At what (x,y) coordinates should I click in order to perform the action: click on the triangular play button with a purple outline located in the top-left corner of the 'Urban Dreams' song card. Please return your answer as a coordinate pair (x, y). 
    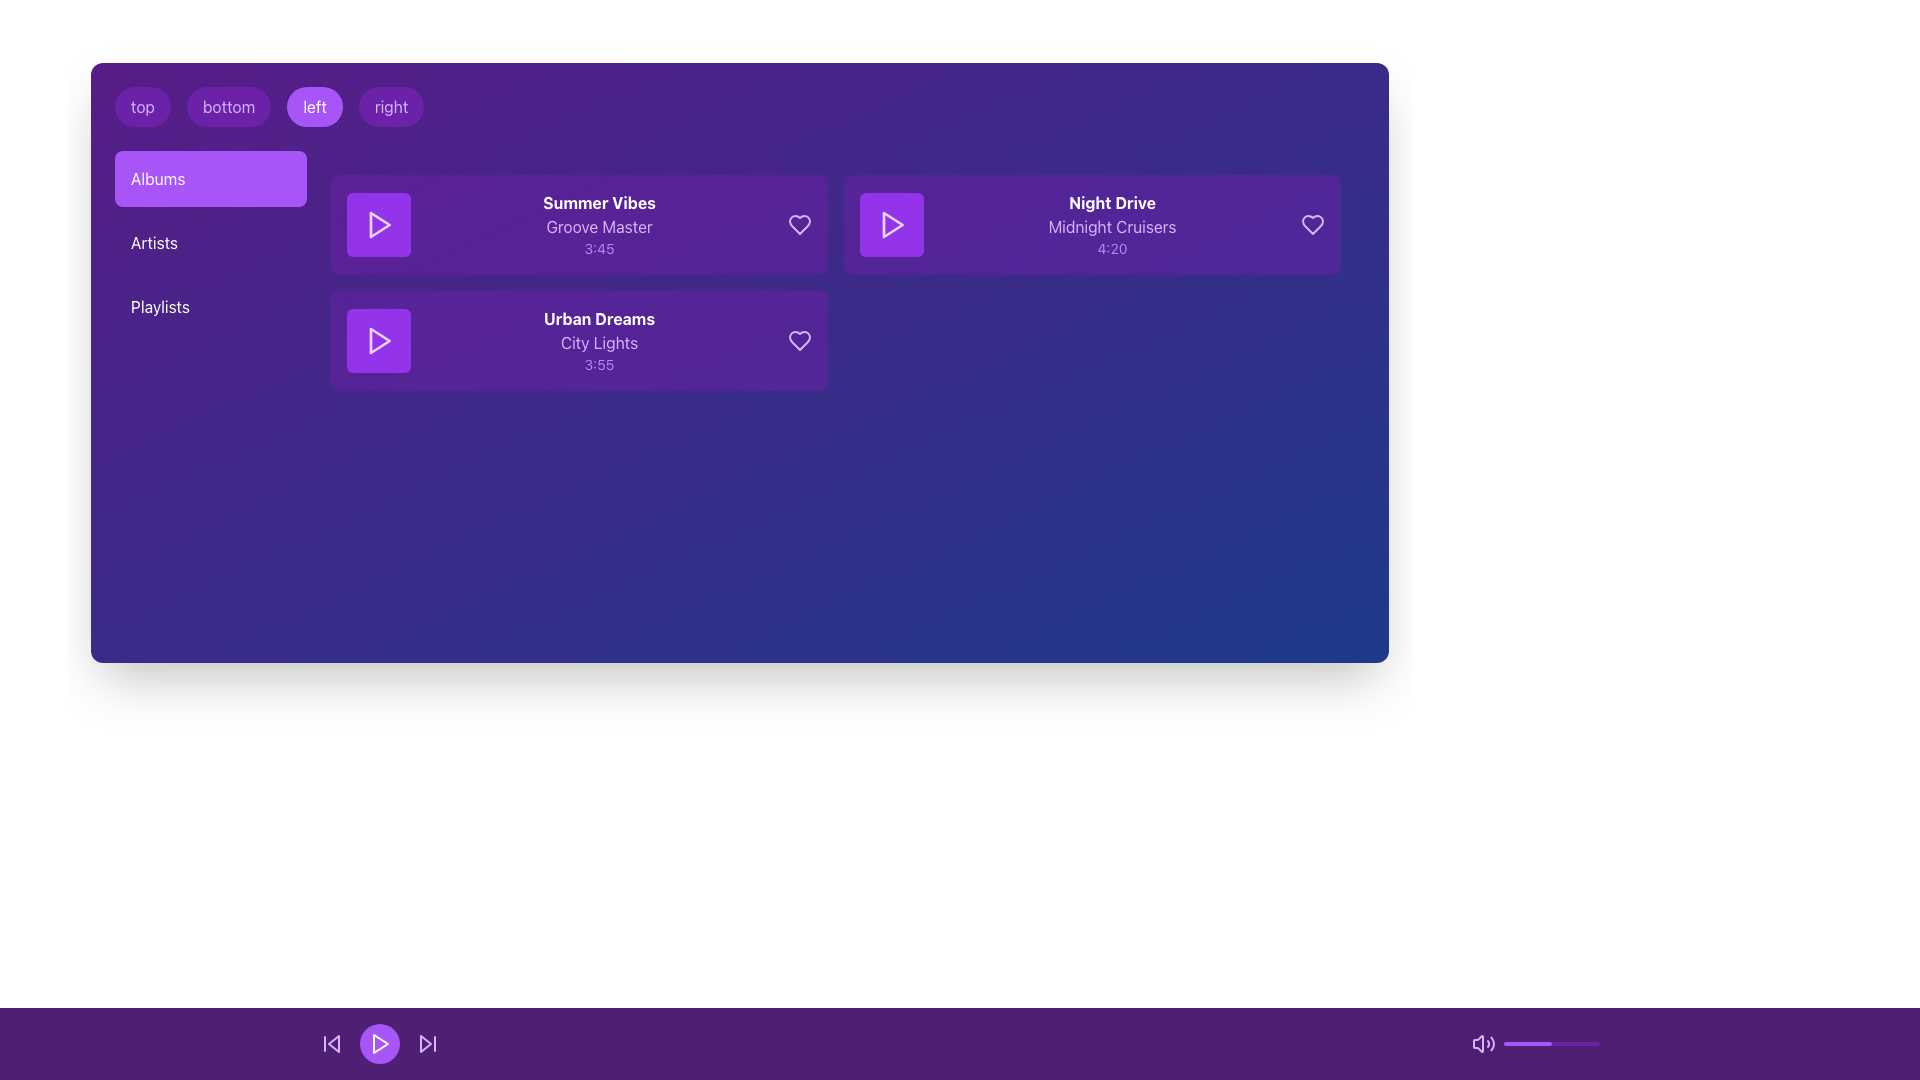
    Looking at the image, I should click on (379, 339).